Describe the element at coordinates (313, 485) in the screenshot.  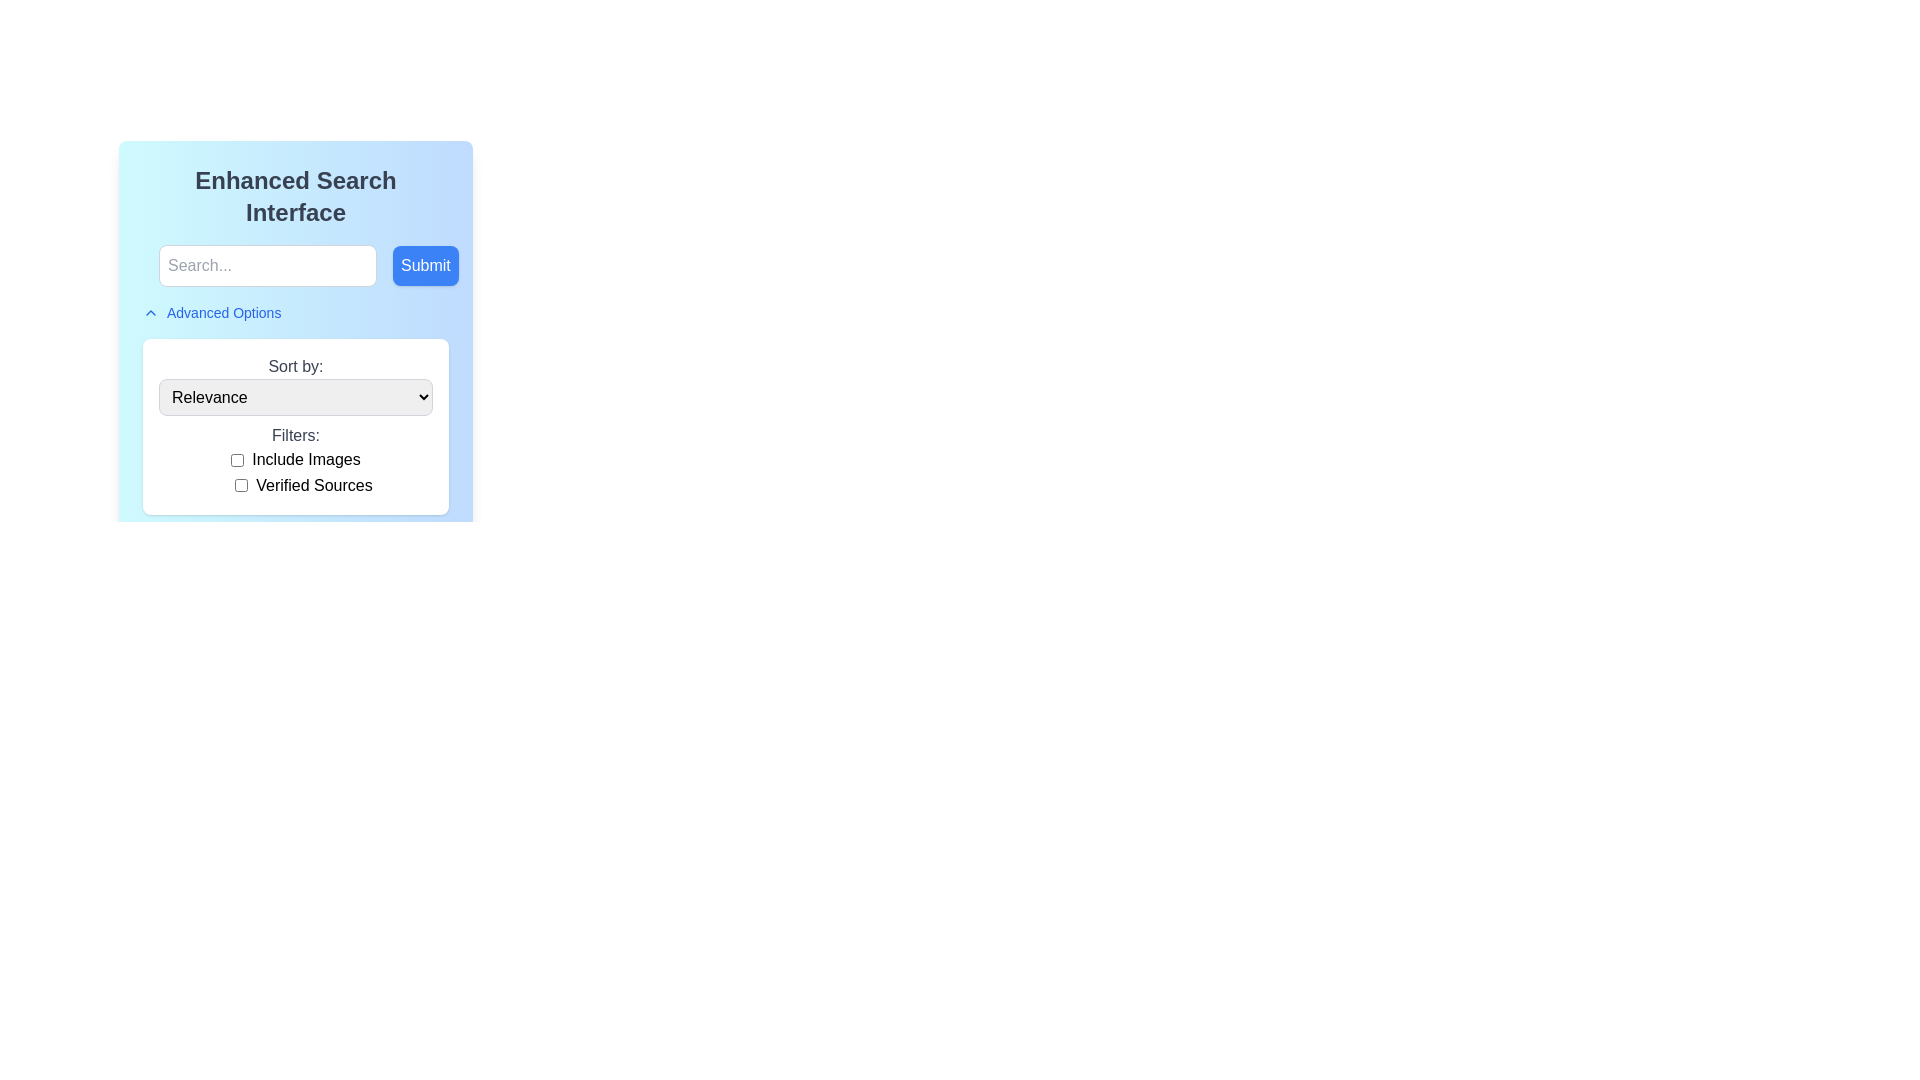
I see `text content of the label associated with the second checkbox option in the Filters section, which describes filtering results to include verified sources` at that location.